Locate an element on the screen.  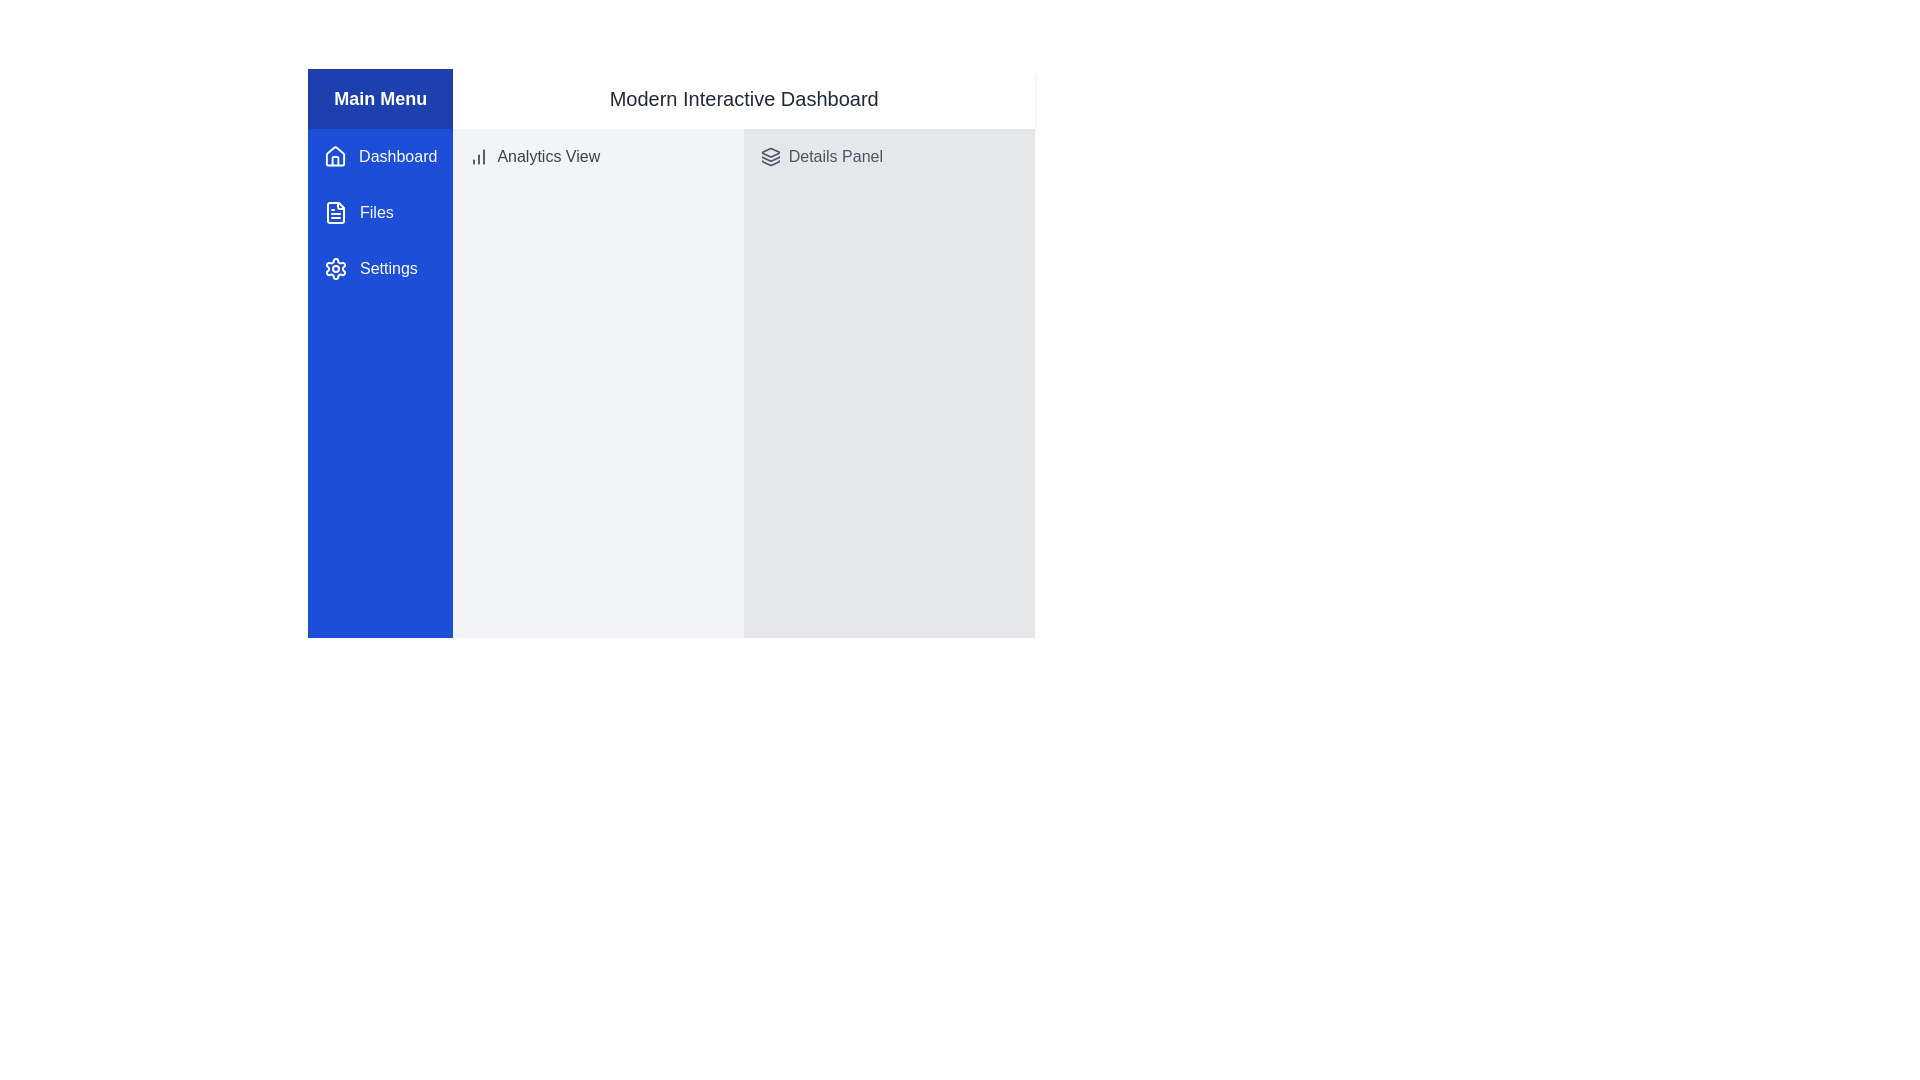
the file icon in the left-side navigation menu is located at coordinates (336, 212).